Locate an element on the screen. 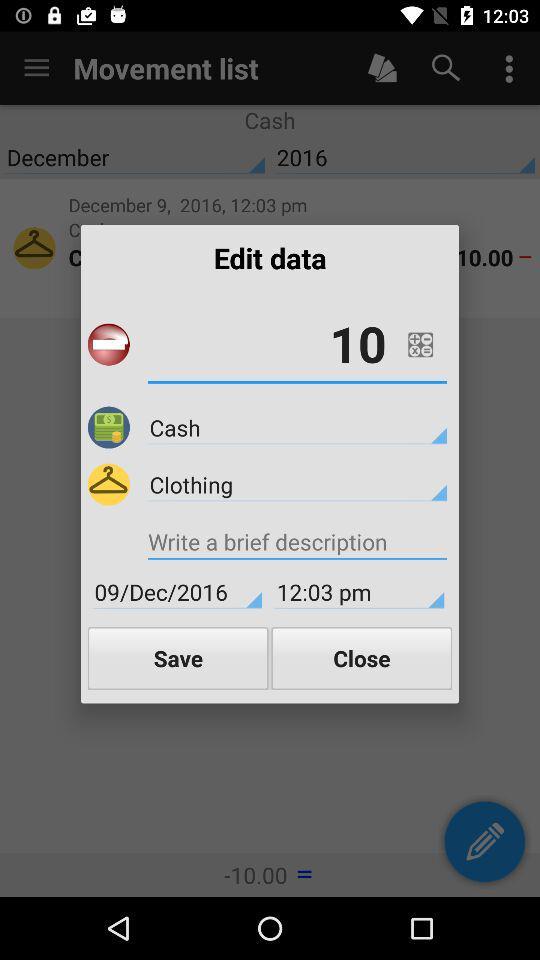  clothing item is located at coordinates (296, 483).